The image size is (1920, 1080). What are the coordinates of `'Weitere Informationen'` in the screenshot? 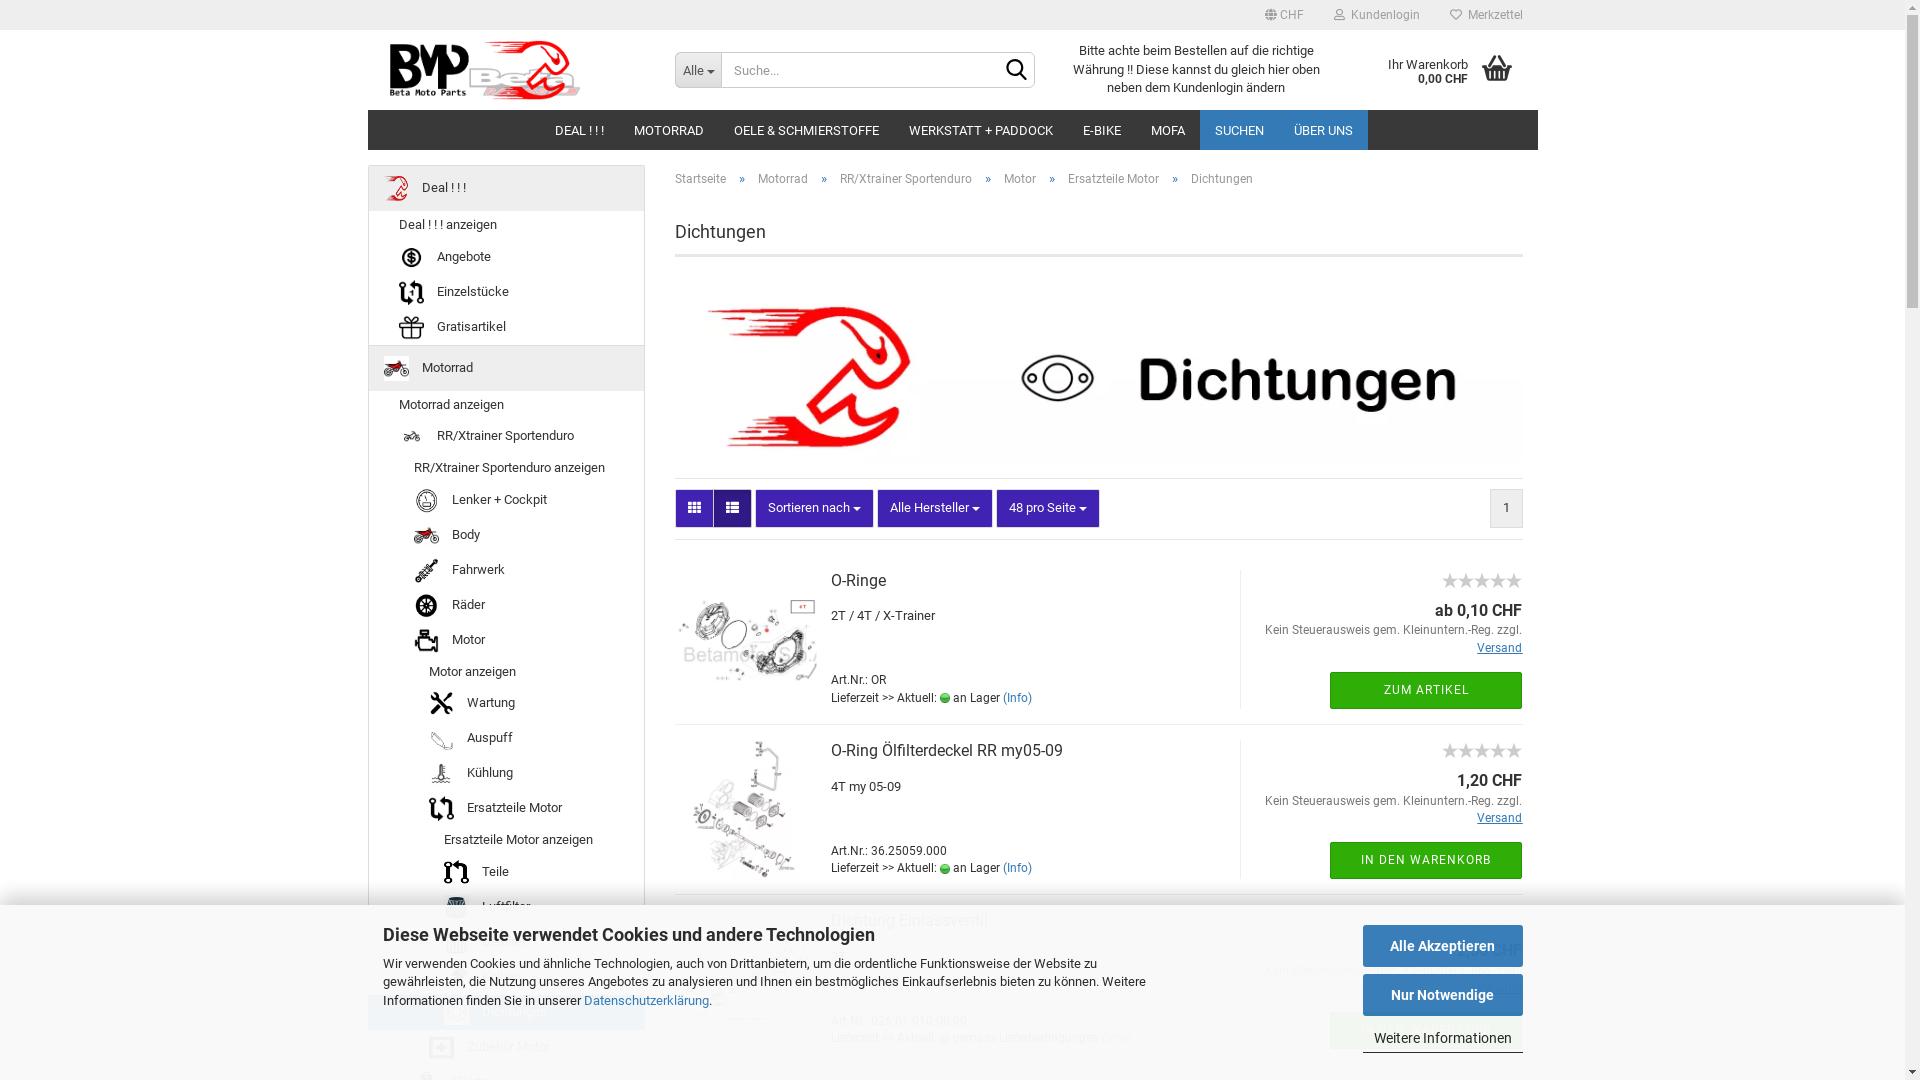 It's located at (1441, 1037).